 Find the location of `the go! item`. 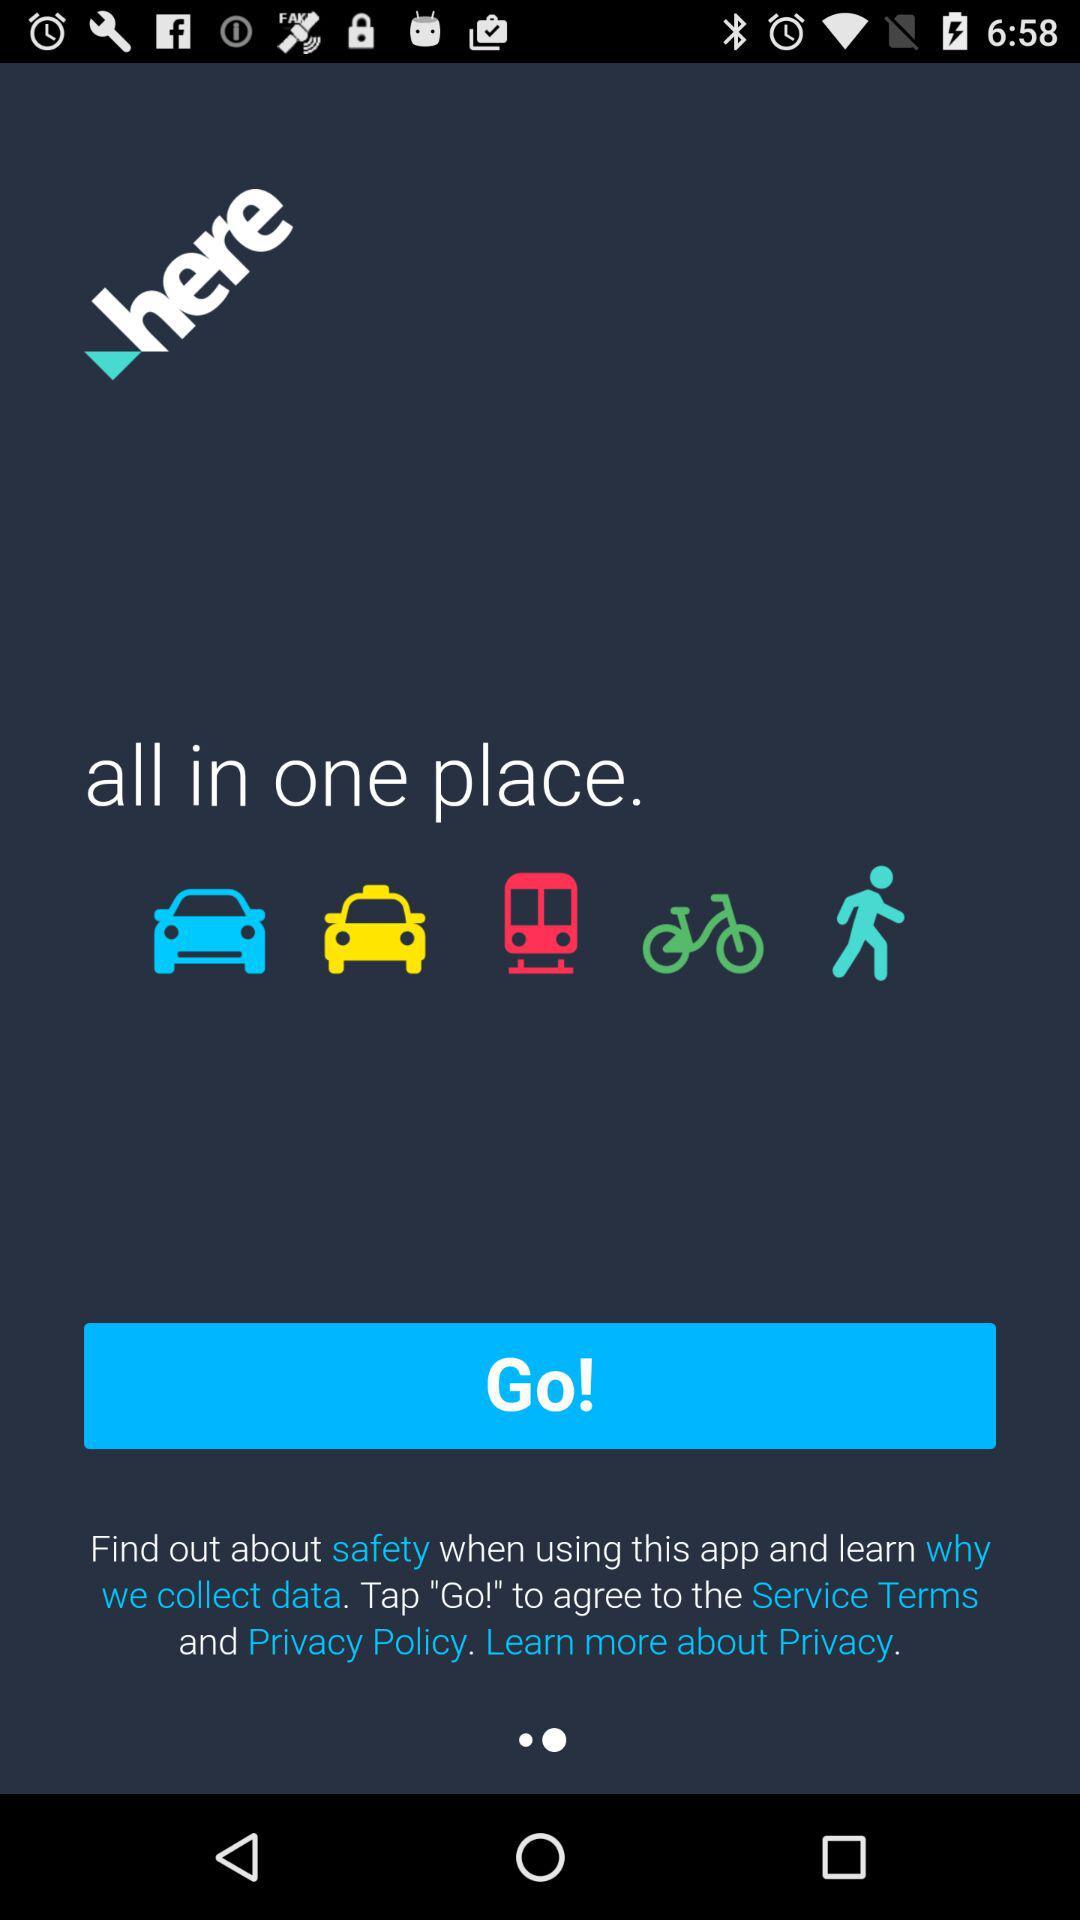

the go! item is located at coordinates (540, 1385).